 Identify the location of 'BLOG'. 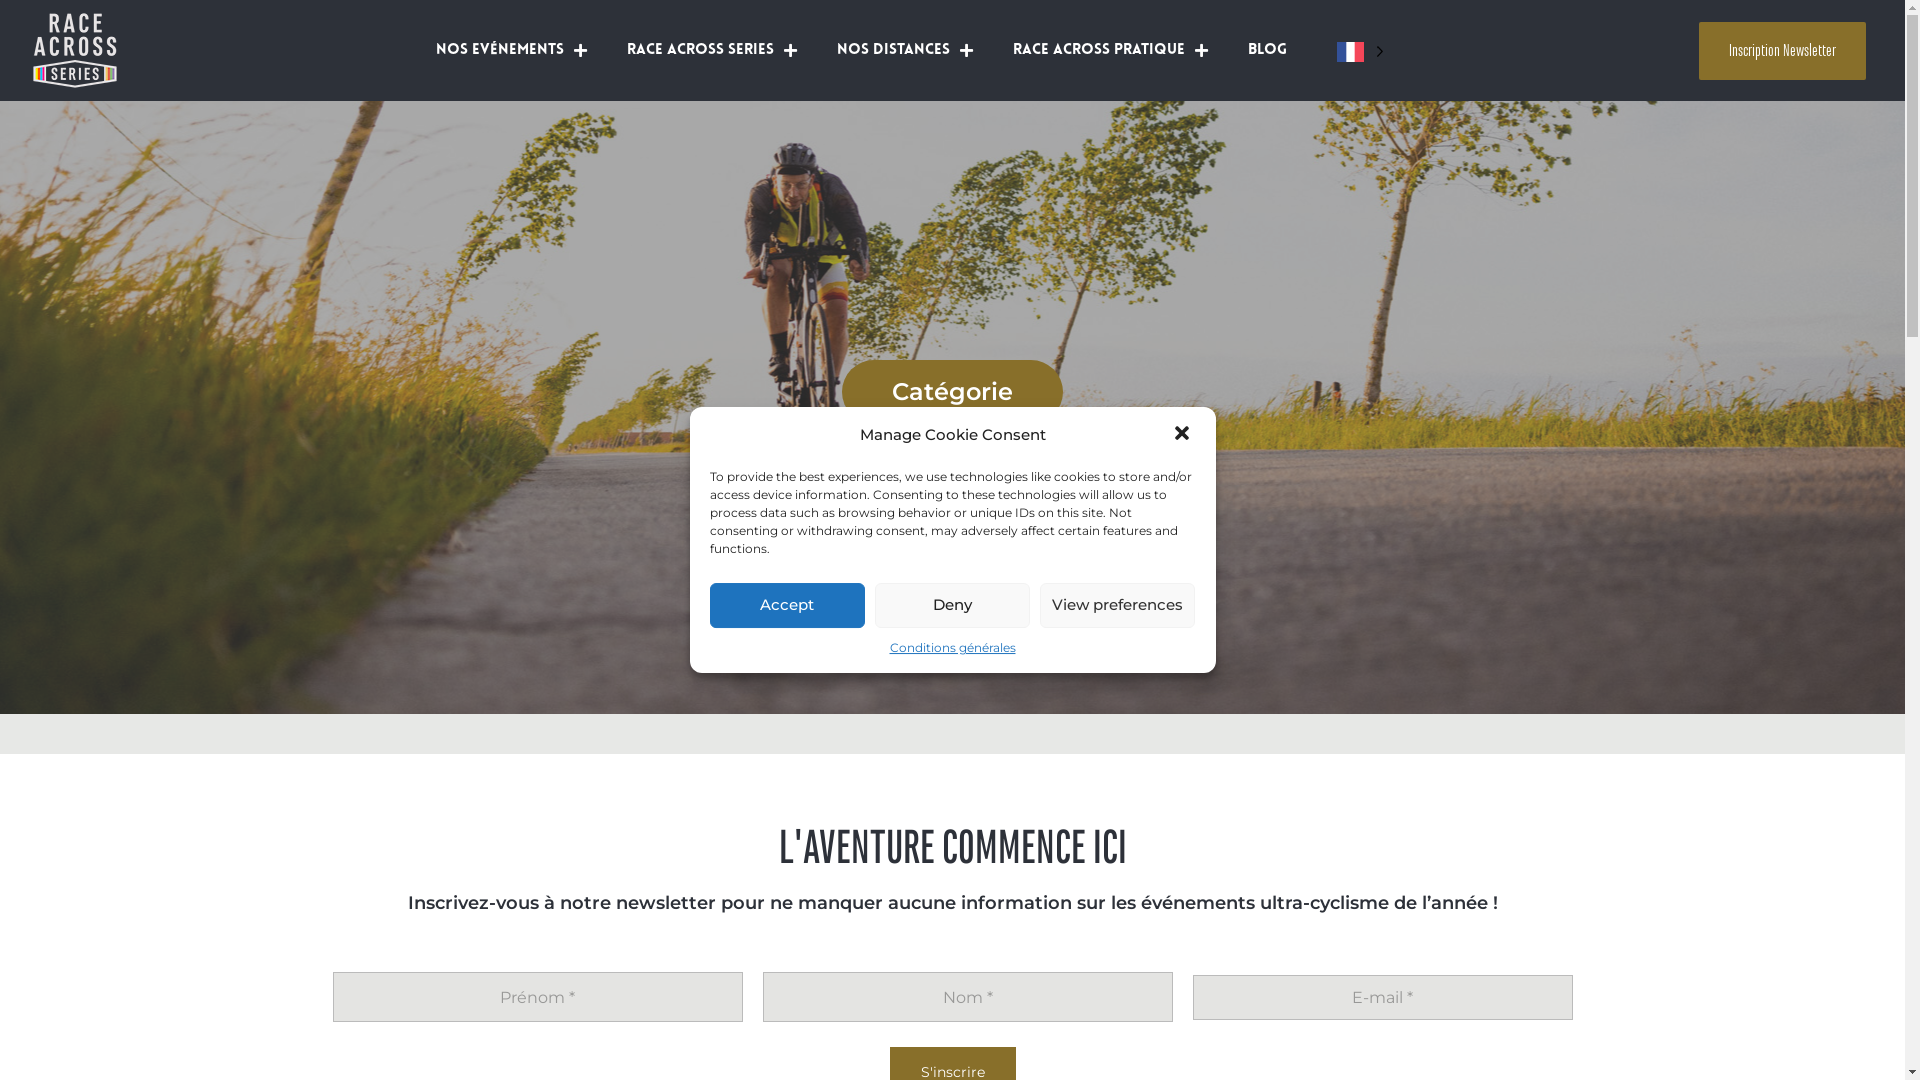
(1266, 49).